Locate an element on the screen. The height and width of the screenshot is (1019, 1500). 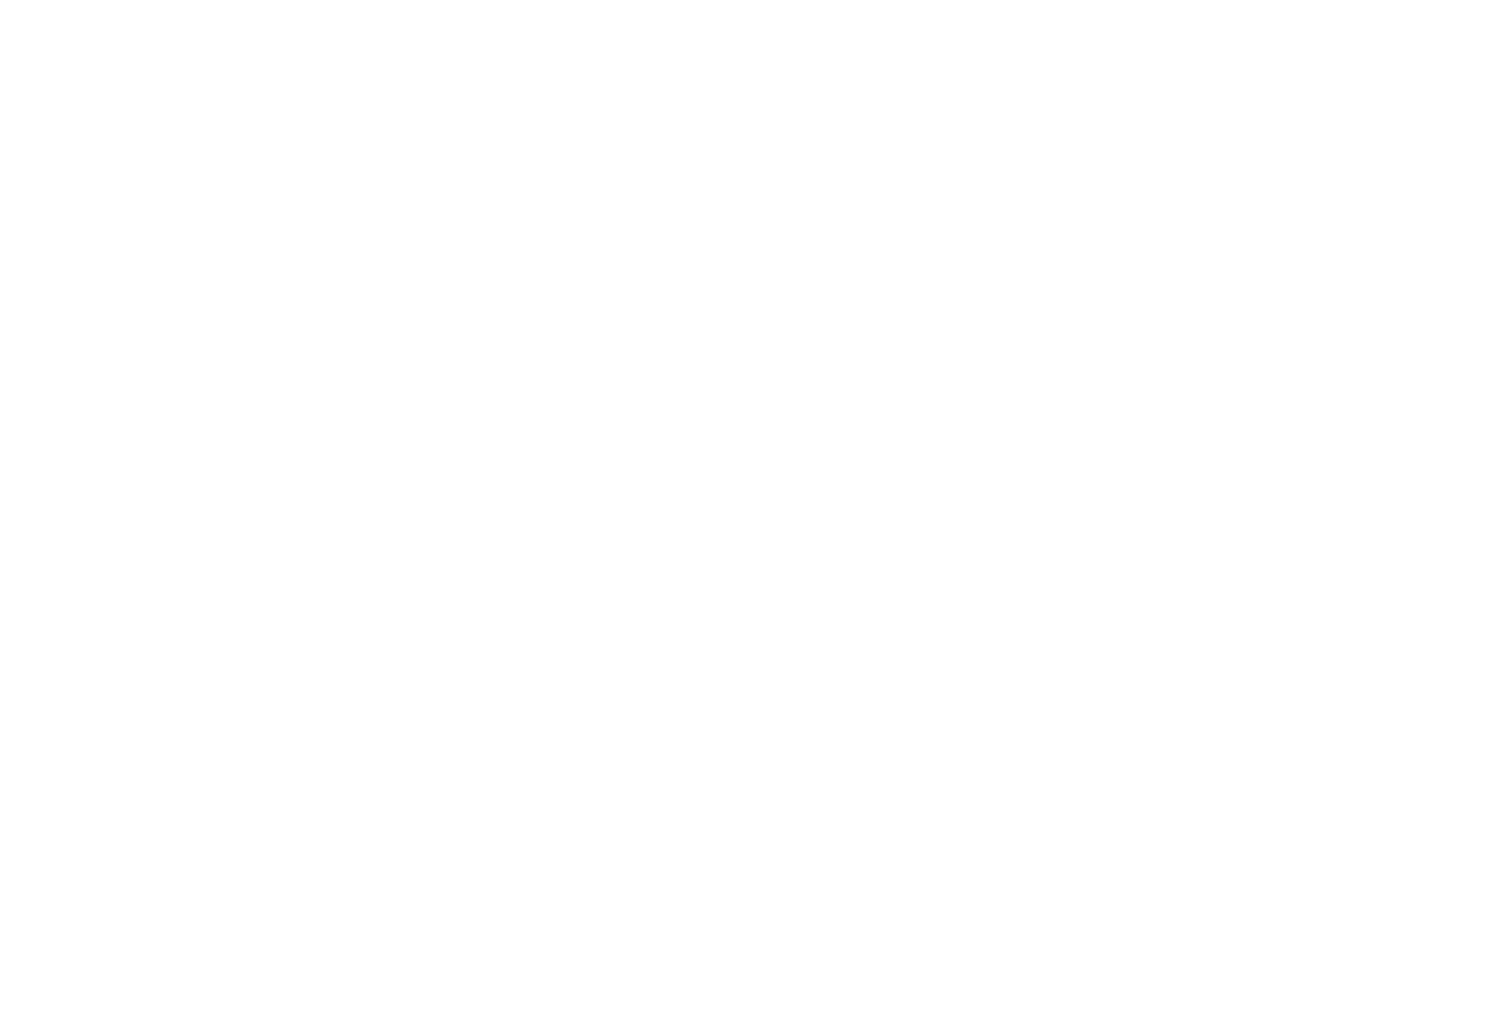
'@StarrFiles' is located at coordinates (614, 96).